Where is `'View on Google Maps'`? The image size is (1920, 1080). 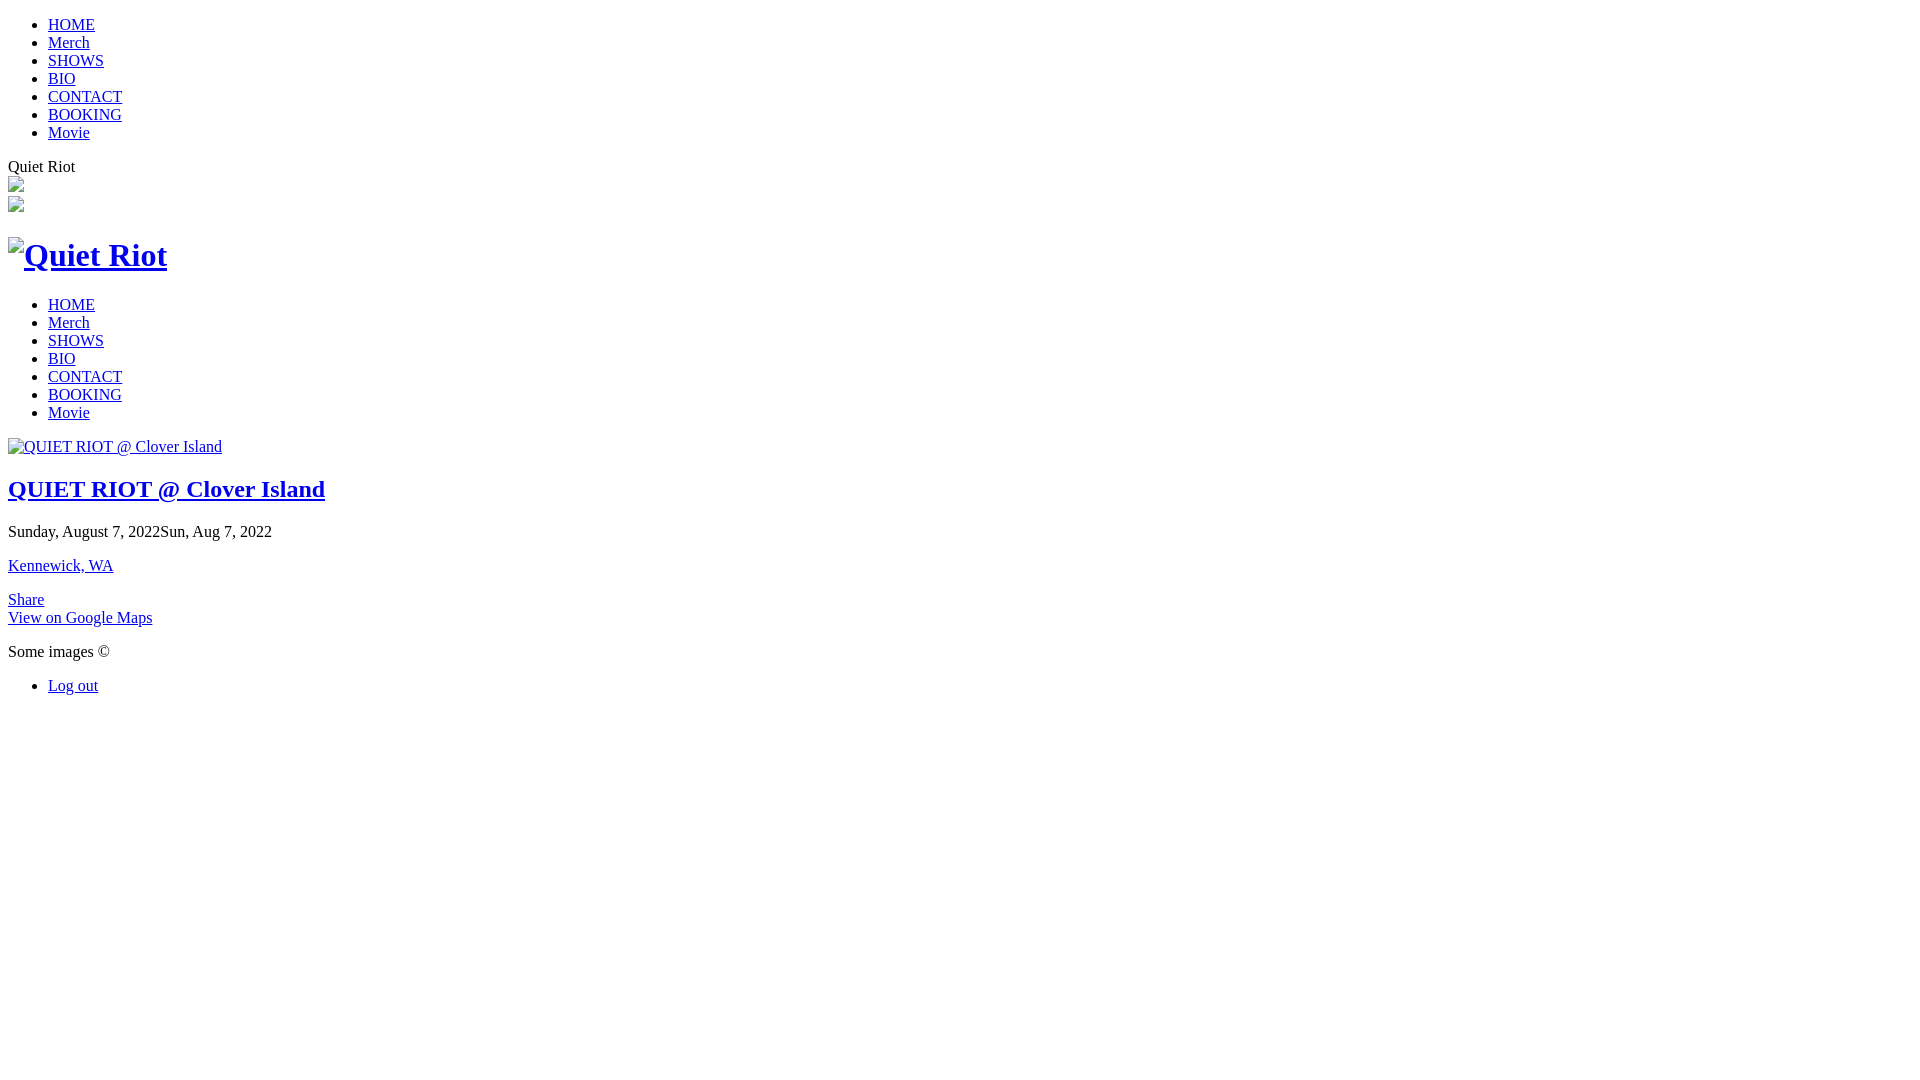
'View on Google Maps' is located at coordinates (80, 616).